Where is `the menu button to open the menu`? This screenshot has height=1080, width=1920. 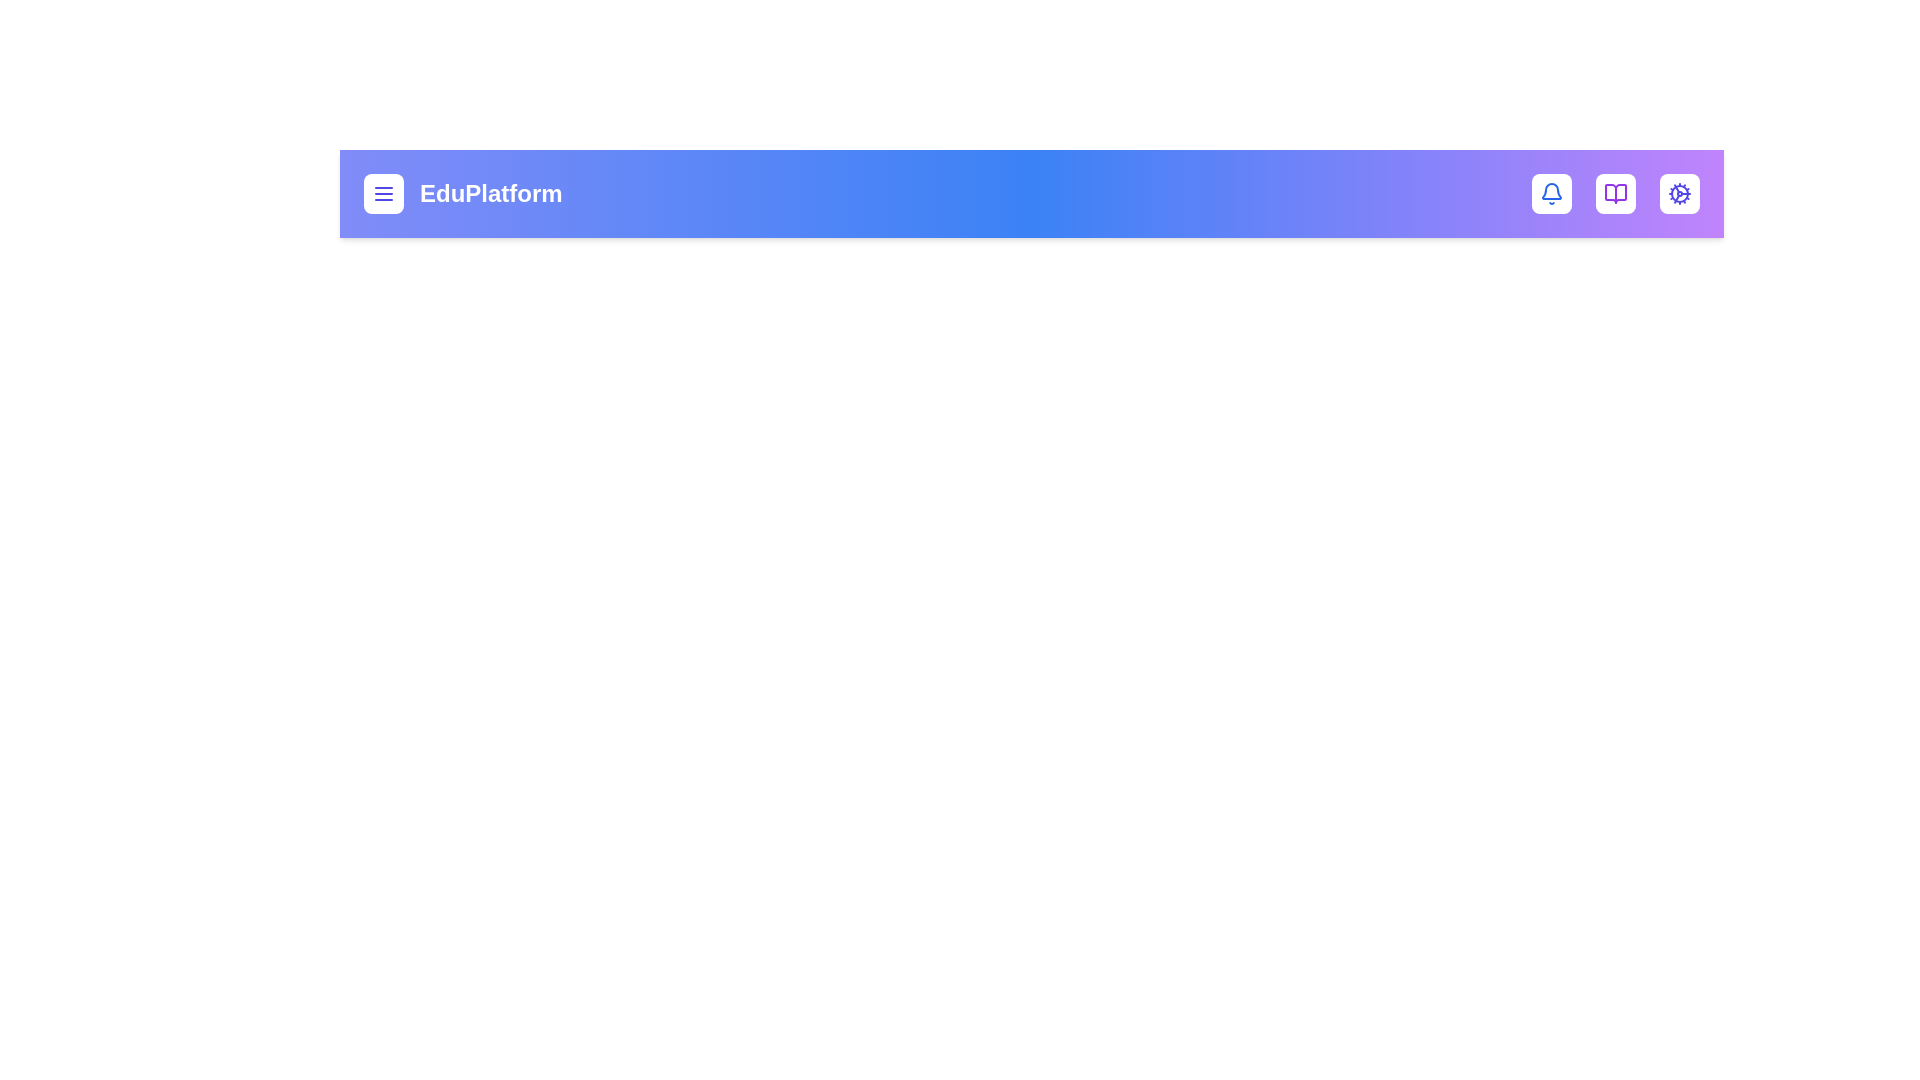 the menu button to open the menu is located at coordinates (384, 193).